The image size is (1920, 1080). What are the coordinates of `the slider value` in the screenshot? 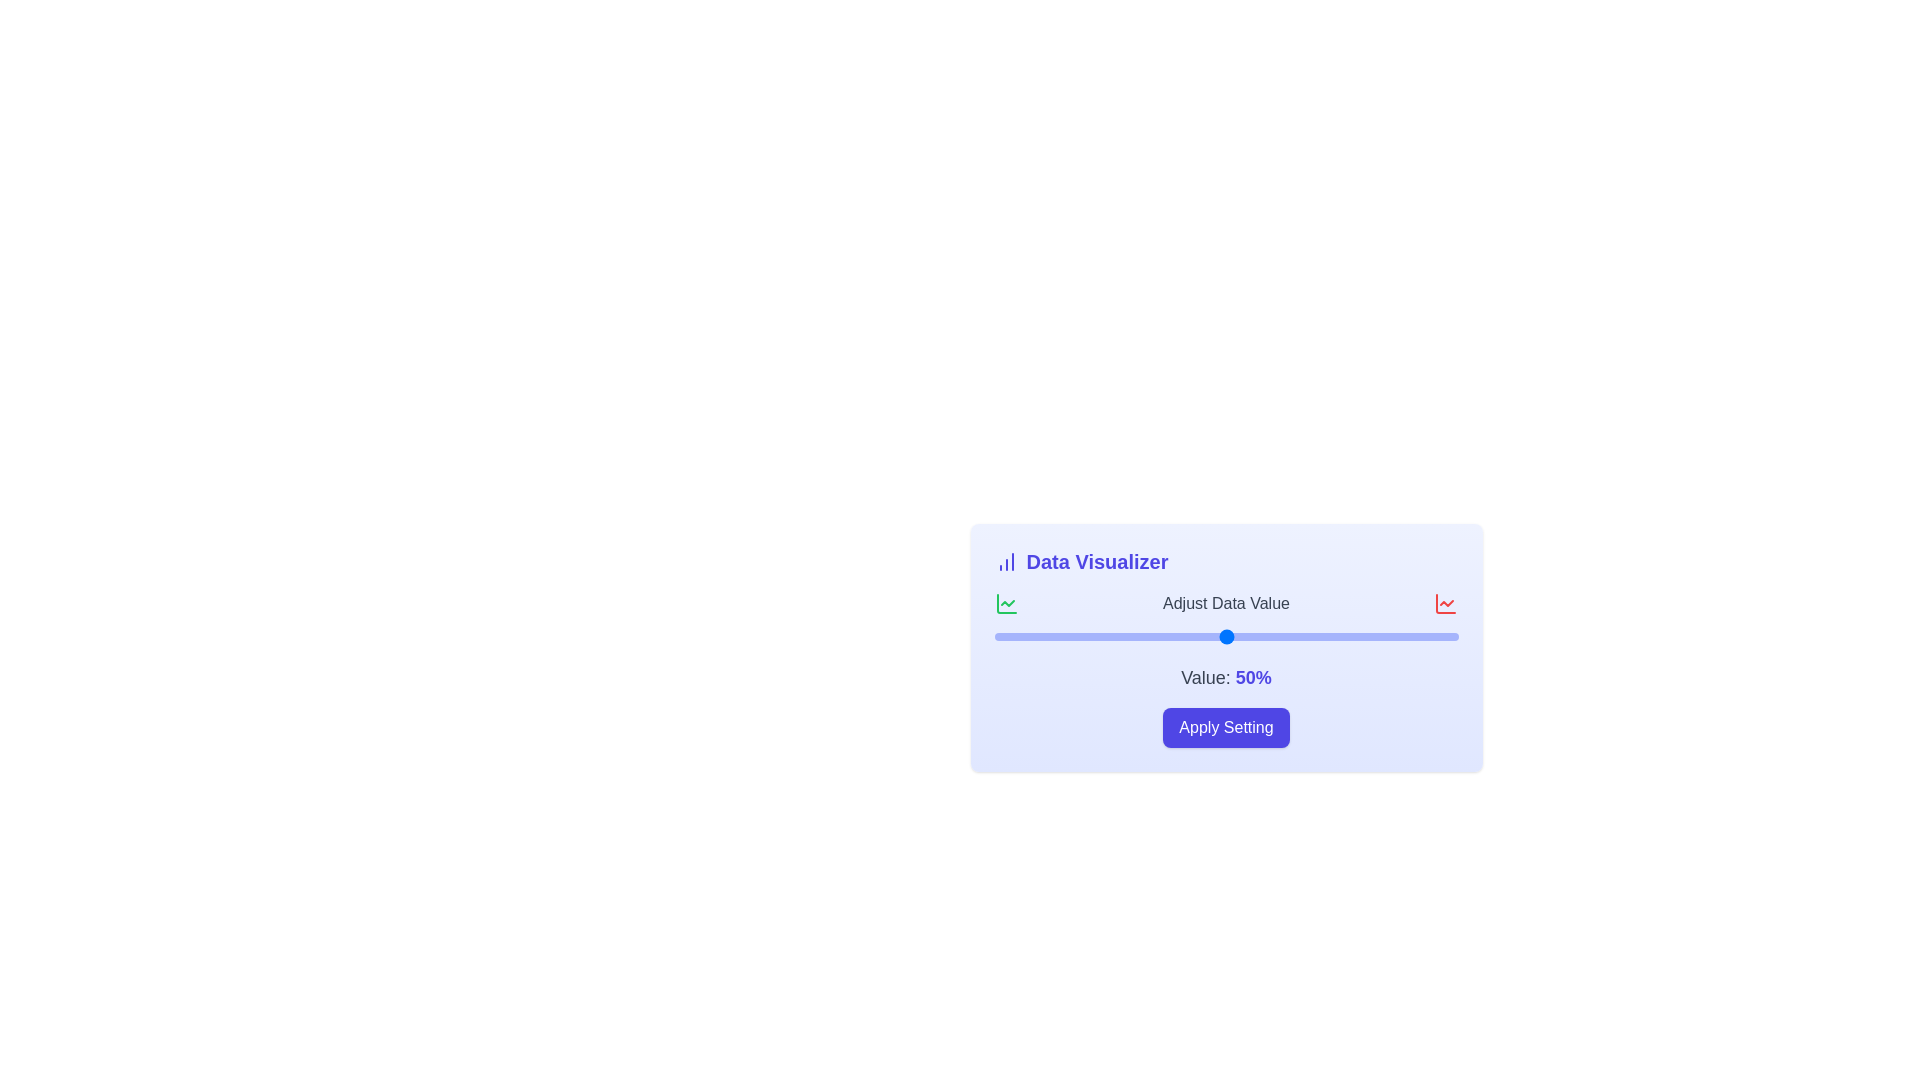 It's located at (1152, 636).